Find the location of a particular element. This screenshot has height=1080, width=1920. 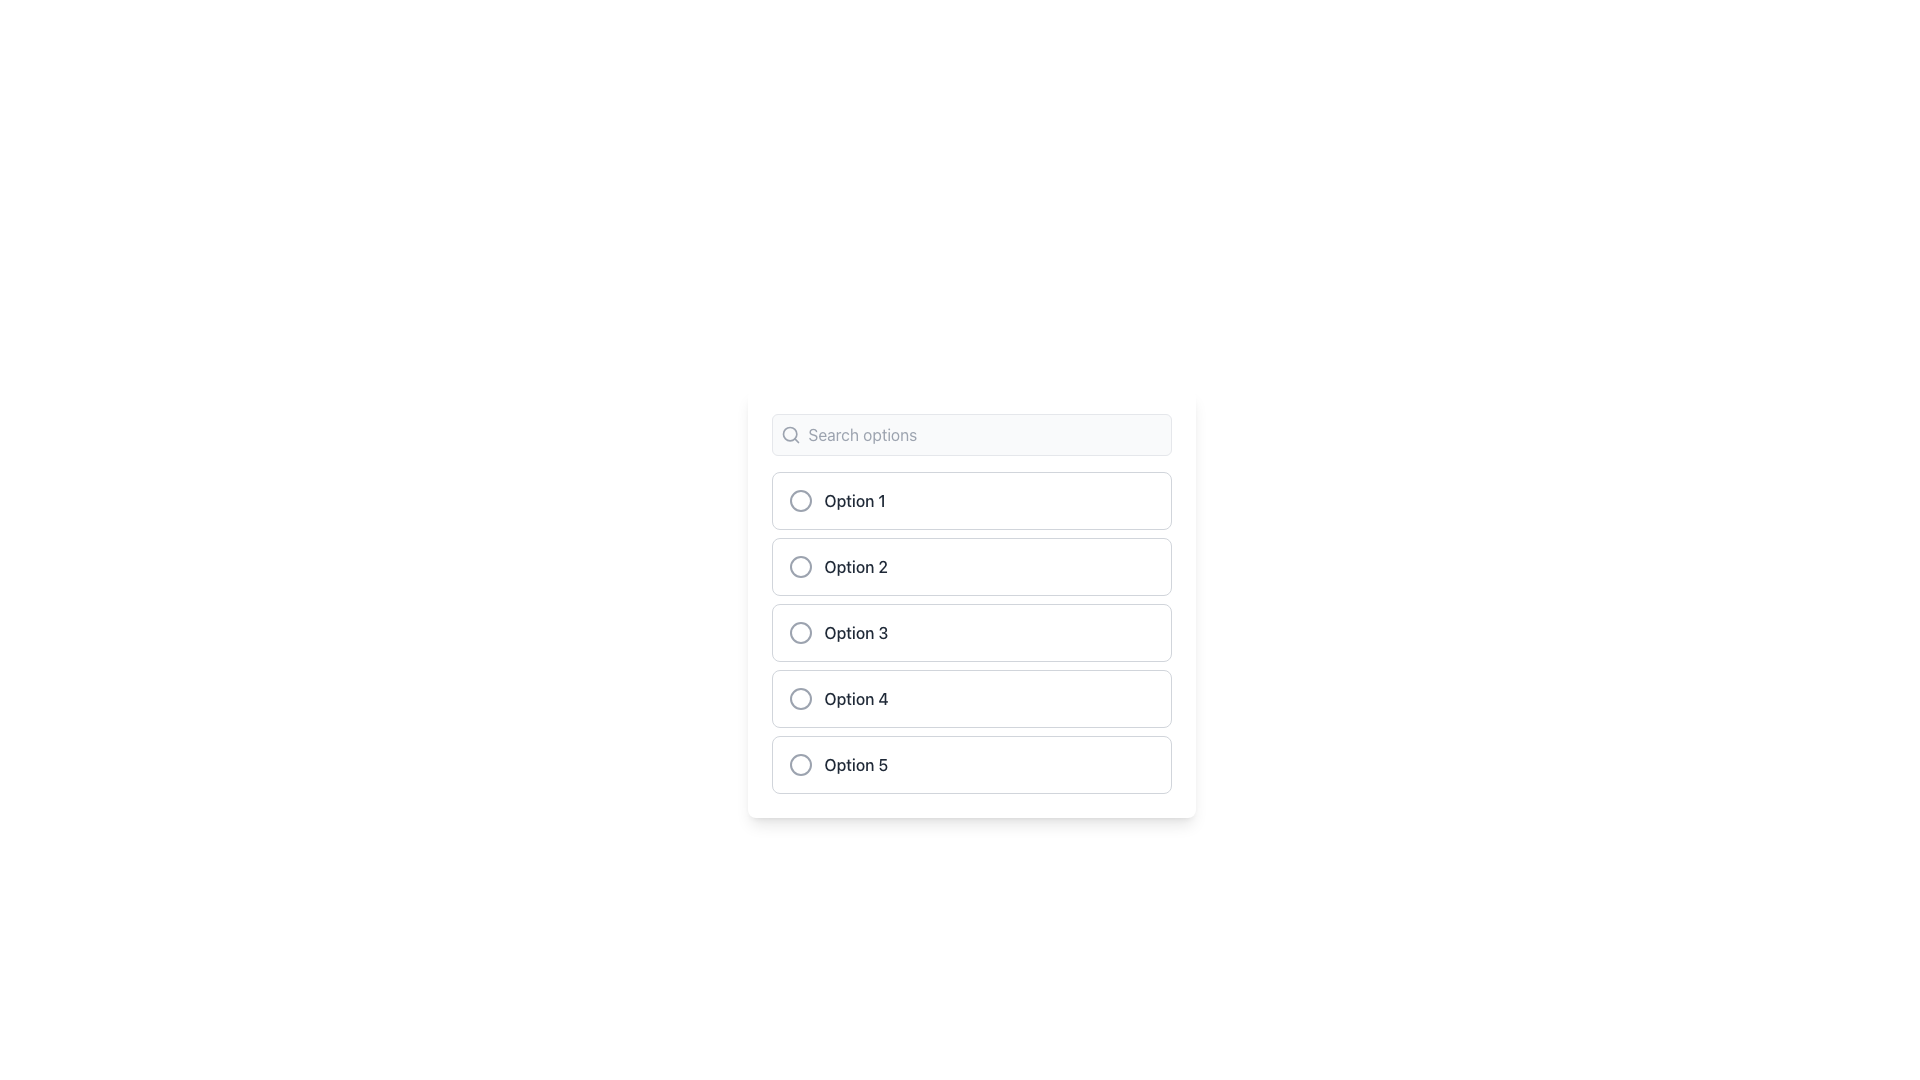

the visual indicator circle located in the fourth option of a vertical list of selectable items is located at coordinates (800, 697).